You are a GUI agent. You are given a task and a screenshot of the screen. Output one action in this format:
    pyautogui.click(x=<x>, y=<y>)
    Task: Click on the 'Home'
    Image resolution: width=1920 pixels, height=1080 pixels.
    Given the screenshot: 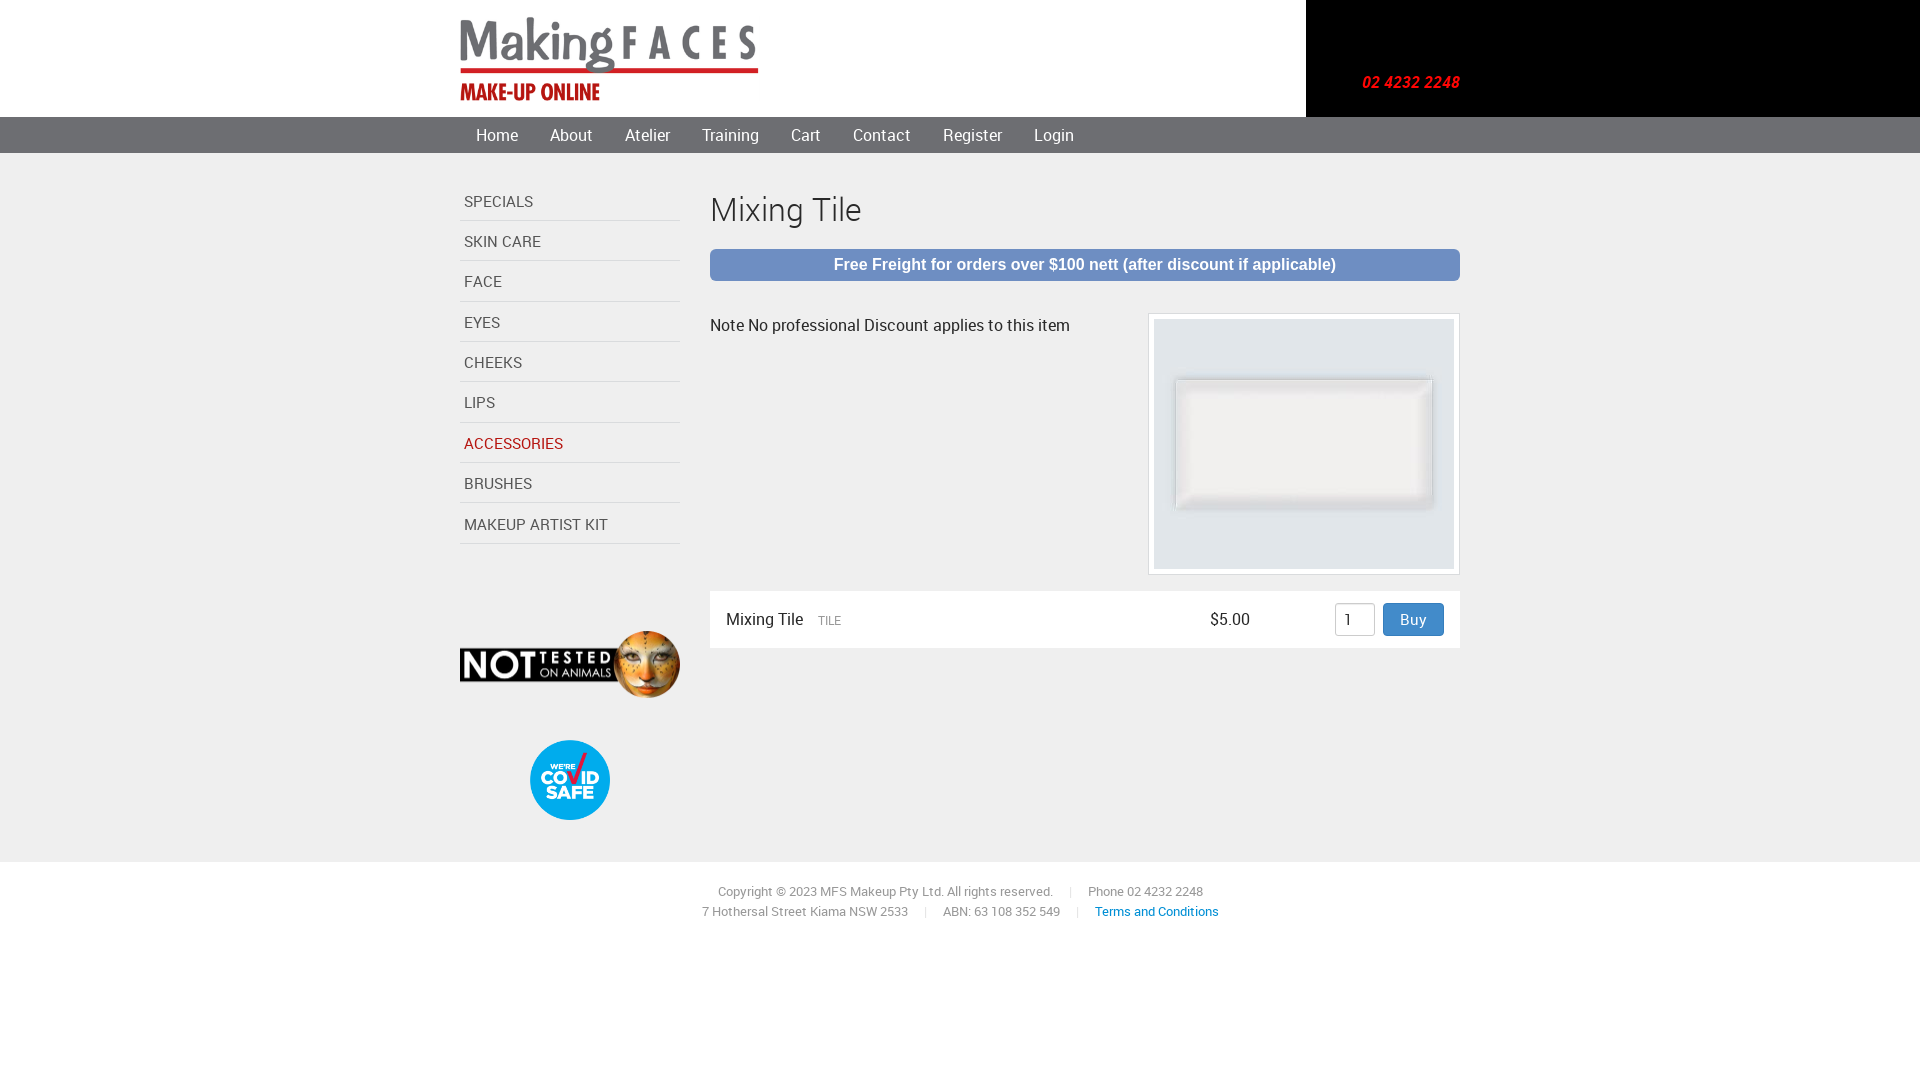 What is the action you would take?
    pyautogui.click(x=497, y=135)
    